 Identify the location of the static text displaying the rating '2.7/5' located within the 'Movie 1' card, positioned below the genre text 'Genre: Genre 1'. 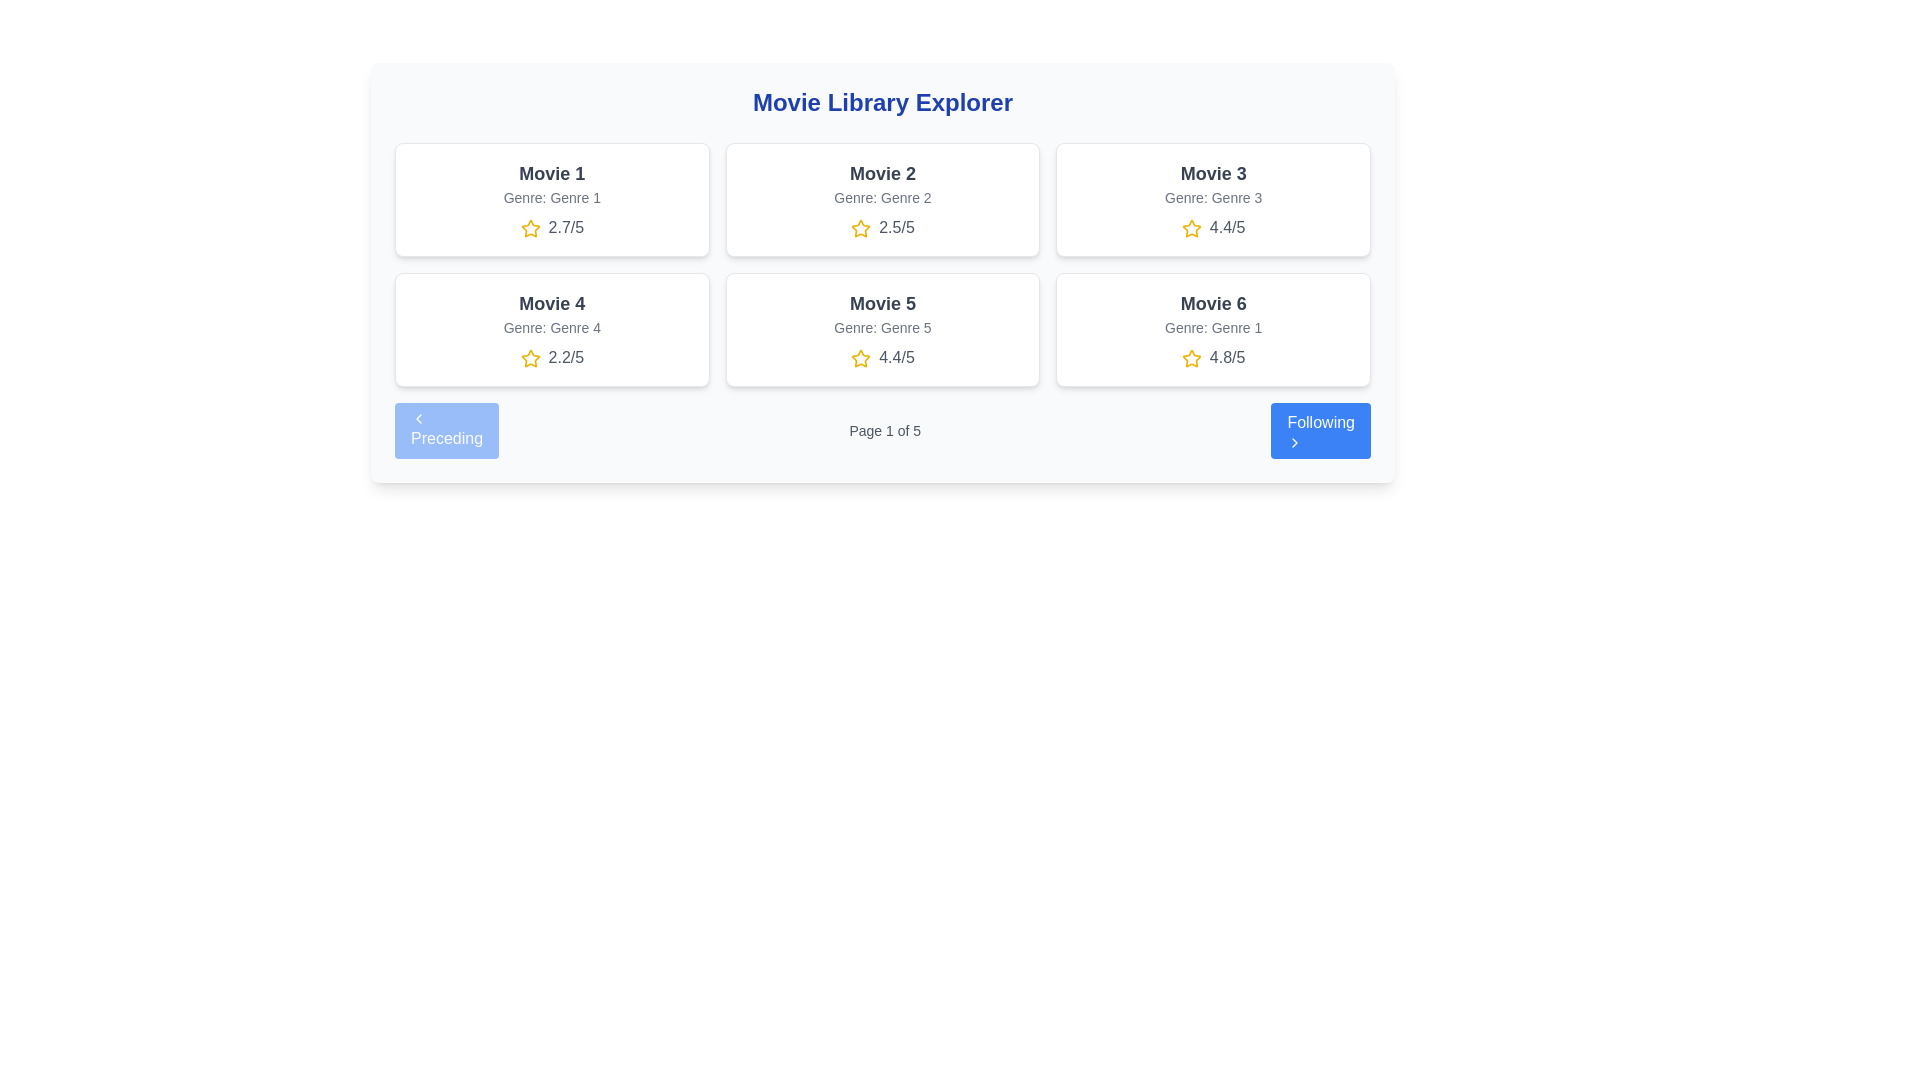
(552, 226).